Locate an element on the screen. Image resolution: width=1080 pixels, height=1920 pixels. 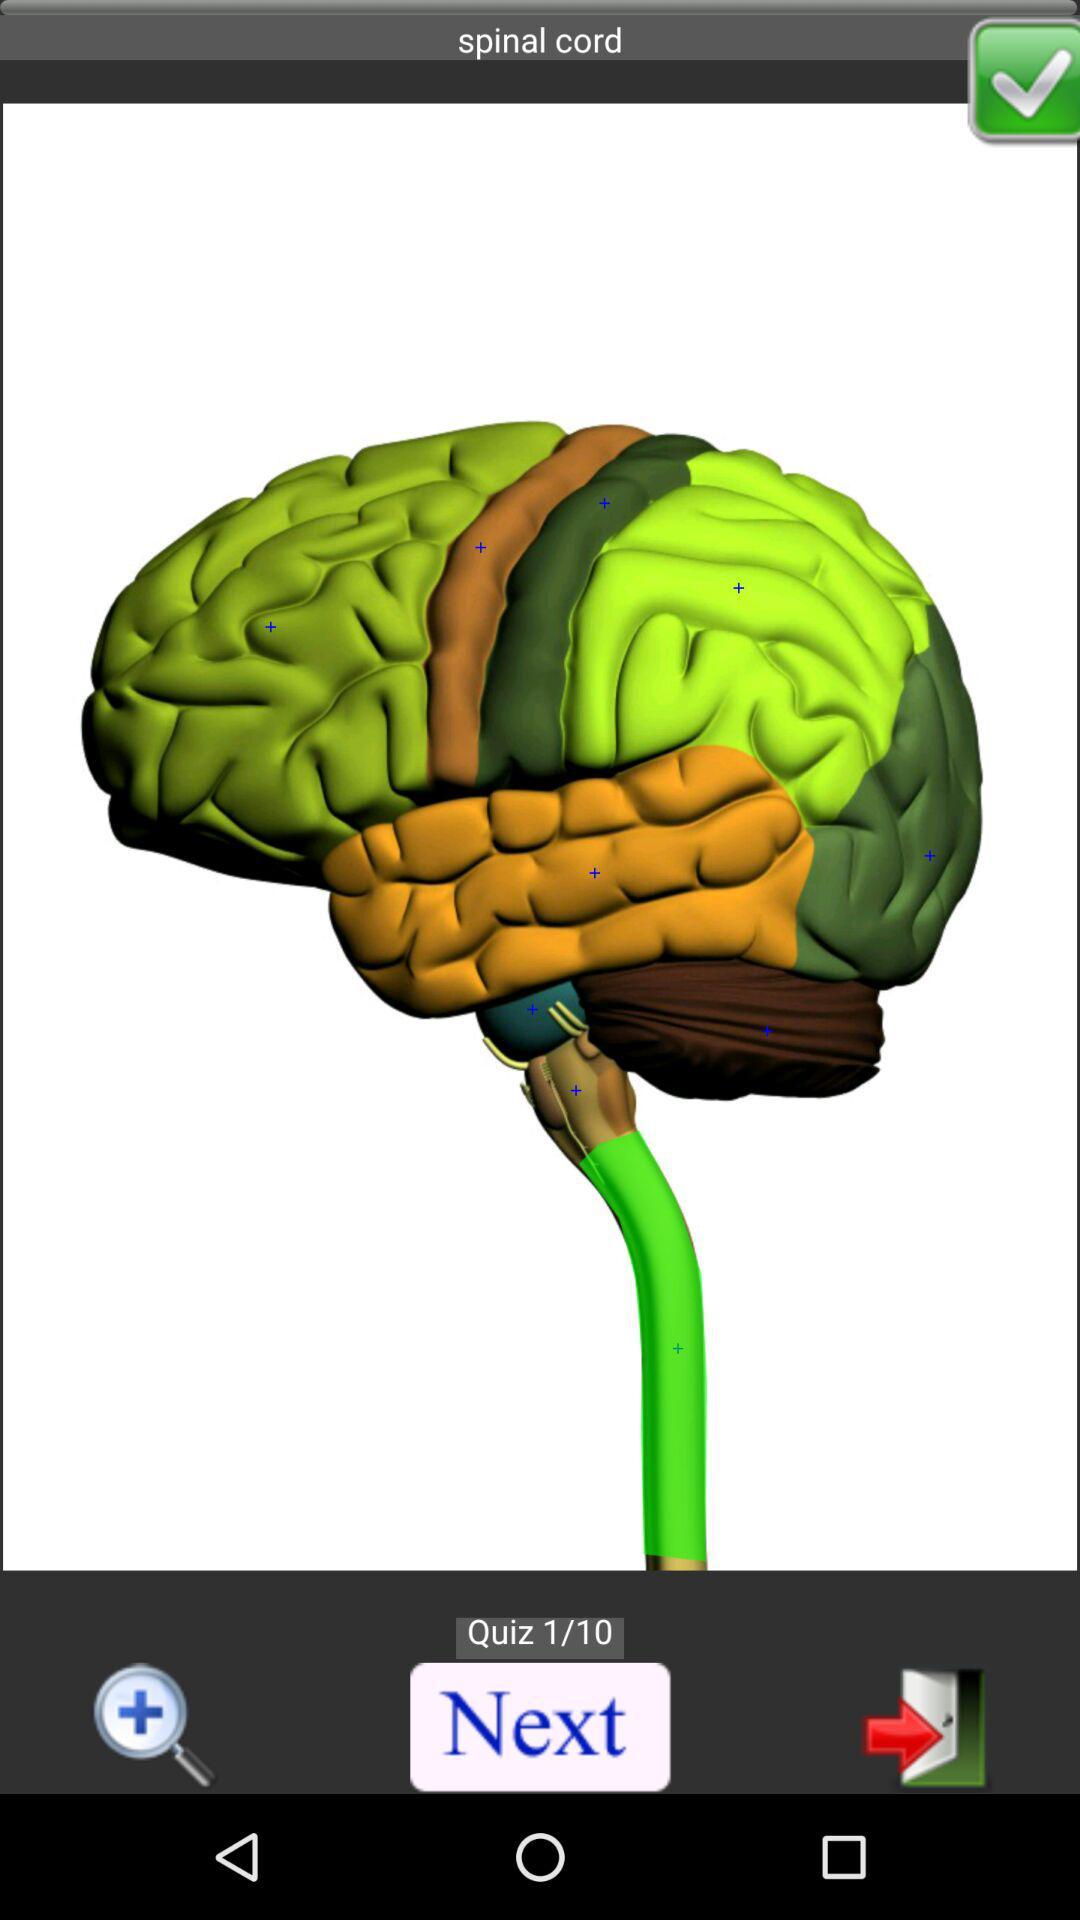
the item at the bottom left corner is located at coordinates (156, 1727).